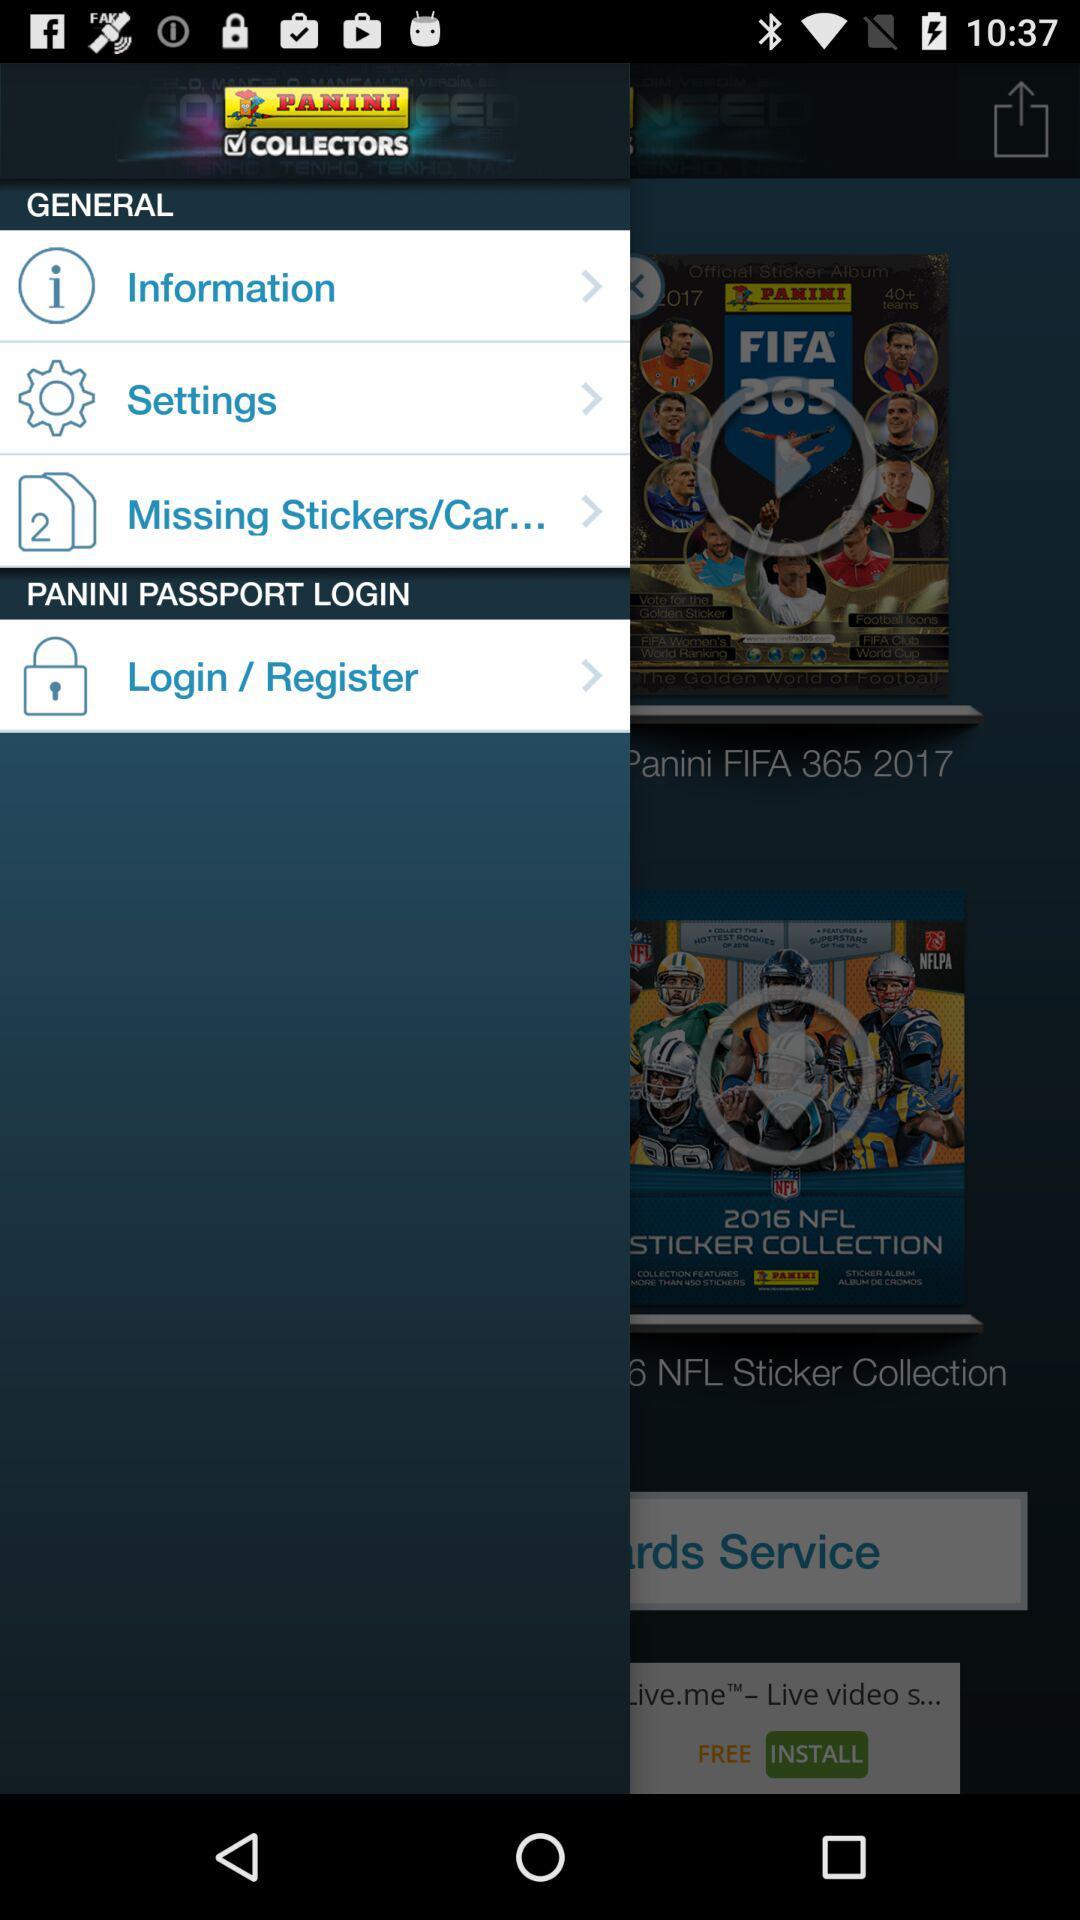 The image size is (1080, 1920). I want to click on the arrow_downward icon, so click(785, 1148).